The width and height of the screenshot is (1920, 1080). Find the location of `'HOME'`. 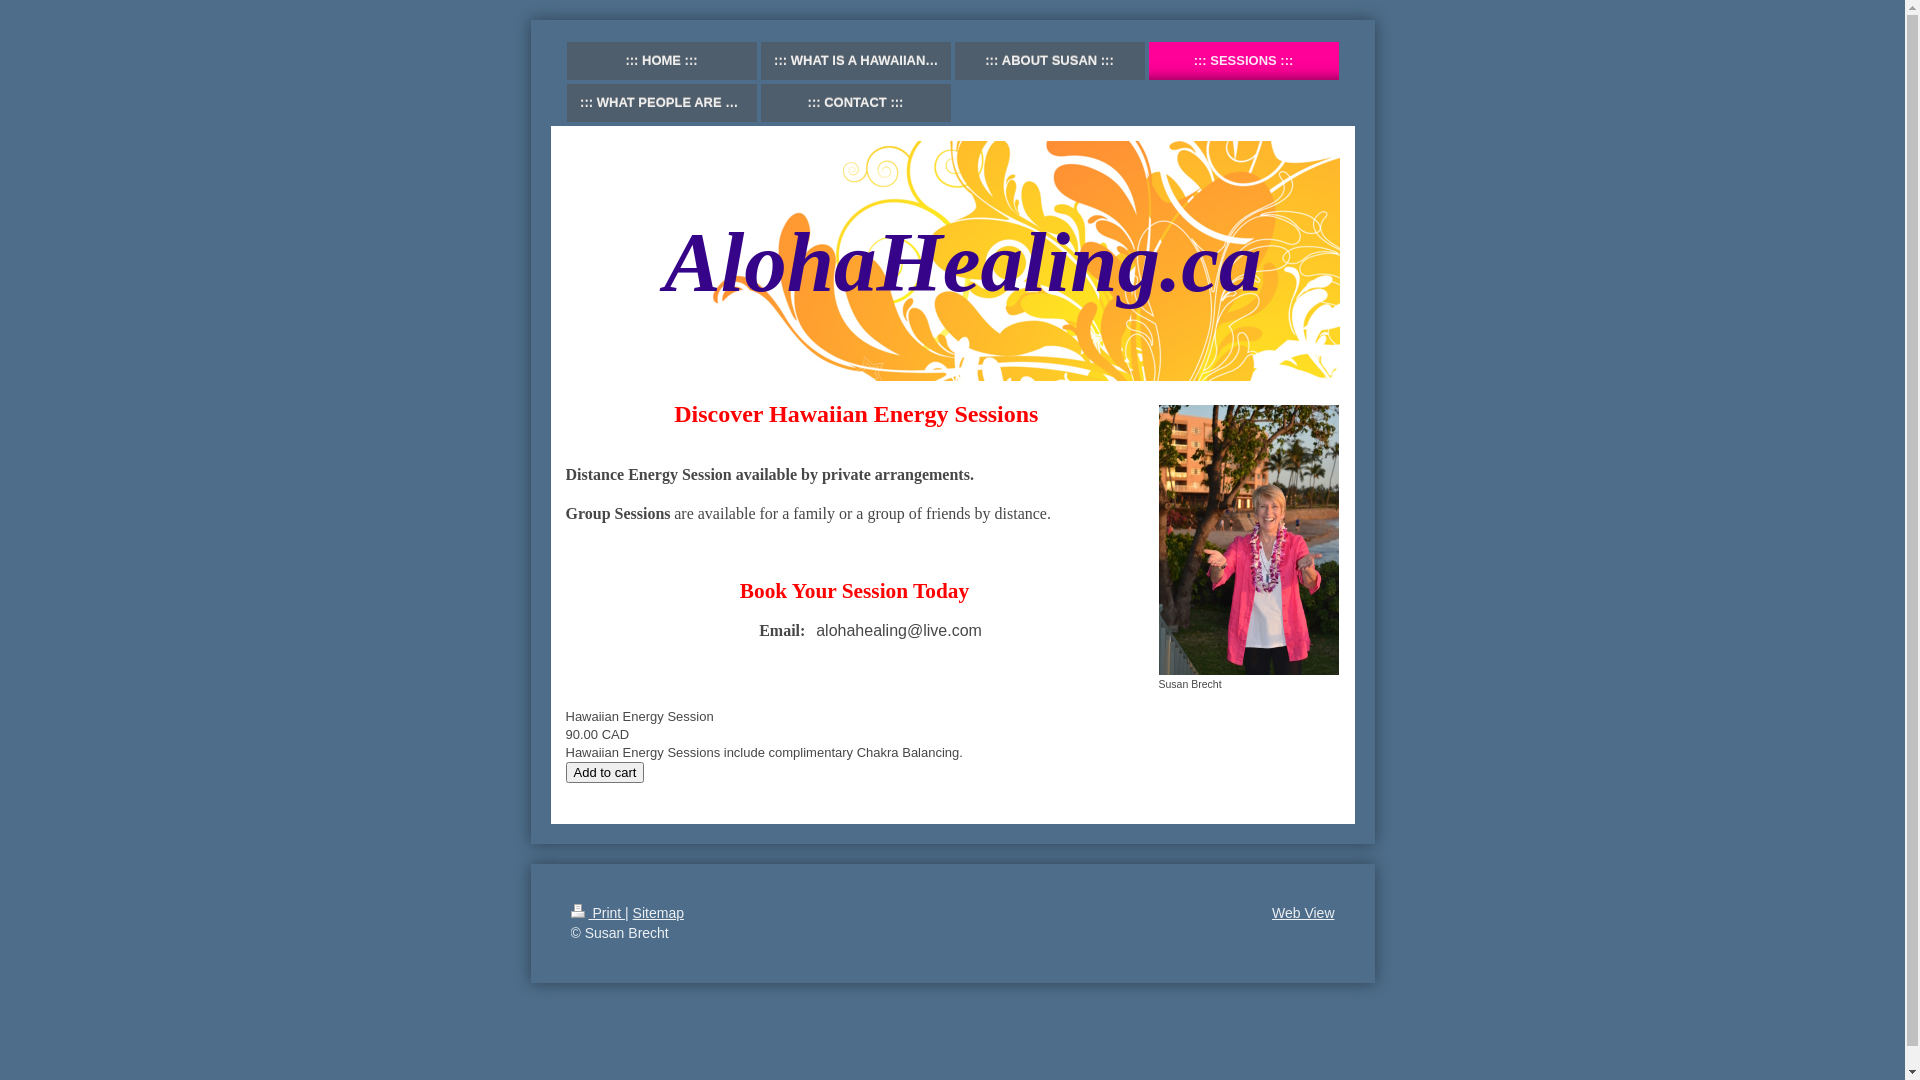

'HOME' is located at coordinates (661, 60).